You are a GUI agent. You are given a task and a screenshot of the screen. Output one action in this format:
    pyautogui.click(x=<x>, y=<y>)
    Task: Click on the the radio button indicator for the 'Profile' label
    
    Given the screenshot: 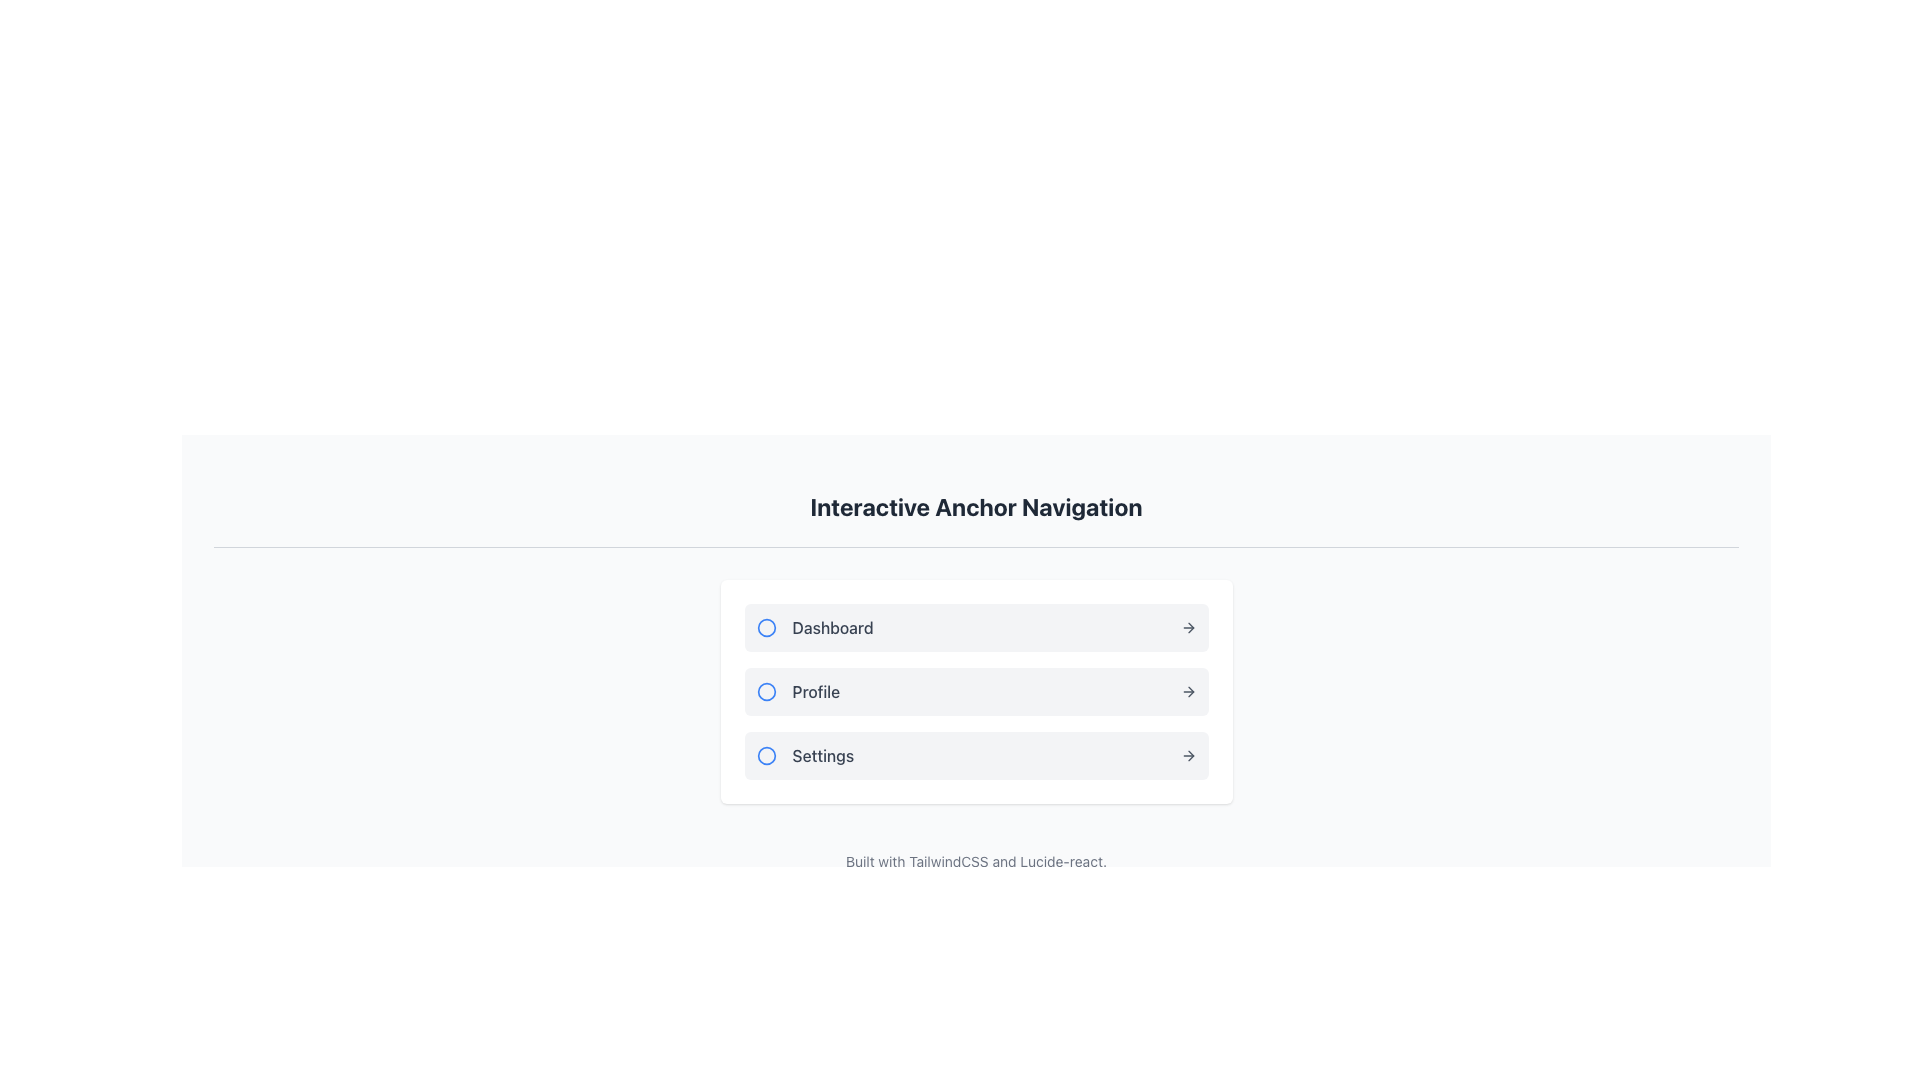 What is the action you would take?
    pyautogui.click(x=765, y=690)
    